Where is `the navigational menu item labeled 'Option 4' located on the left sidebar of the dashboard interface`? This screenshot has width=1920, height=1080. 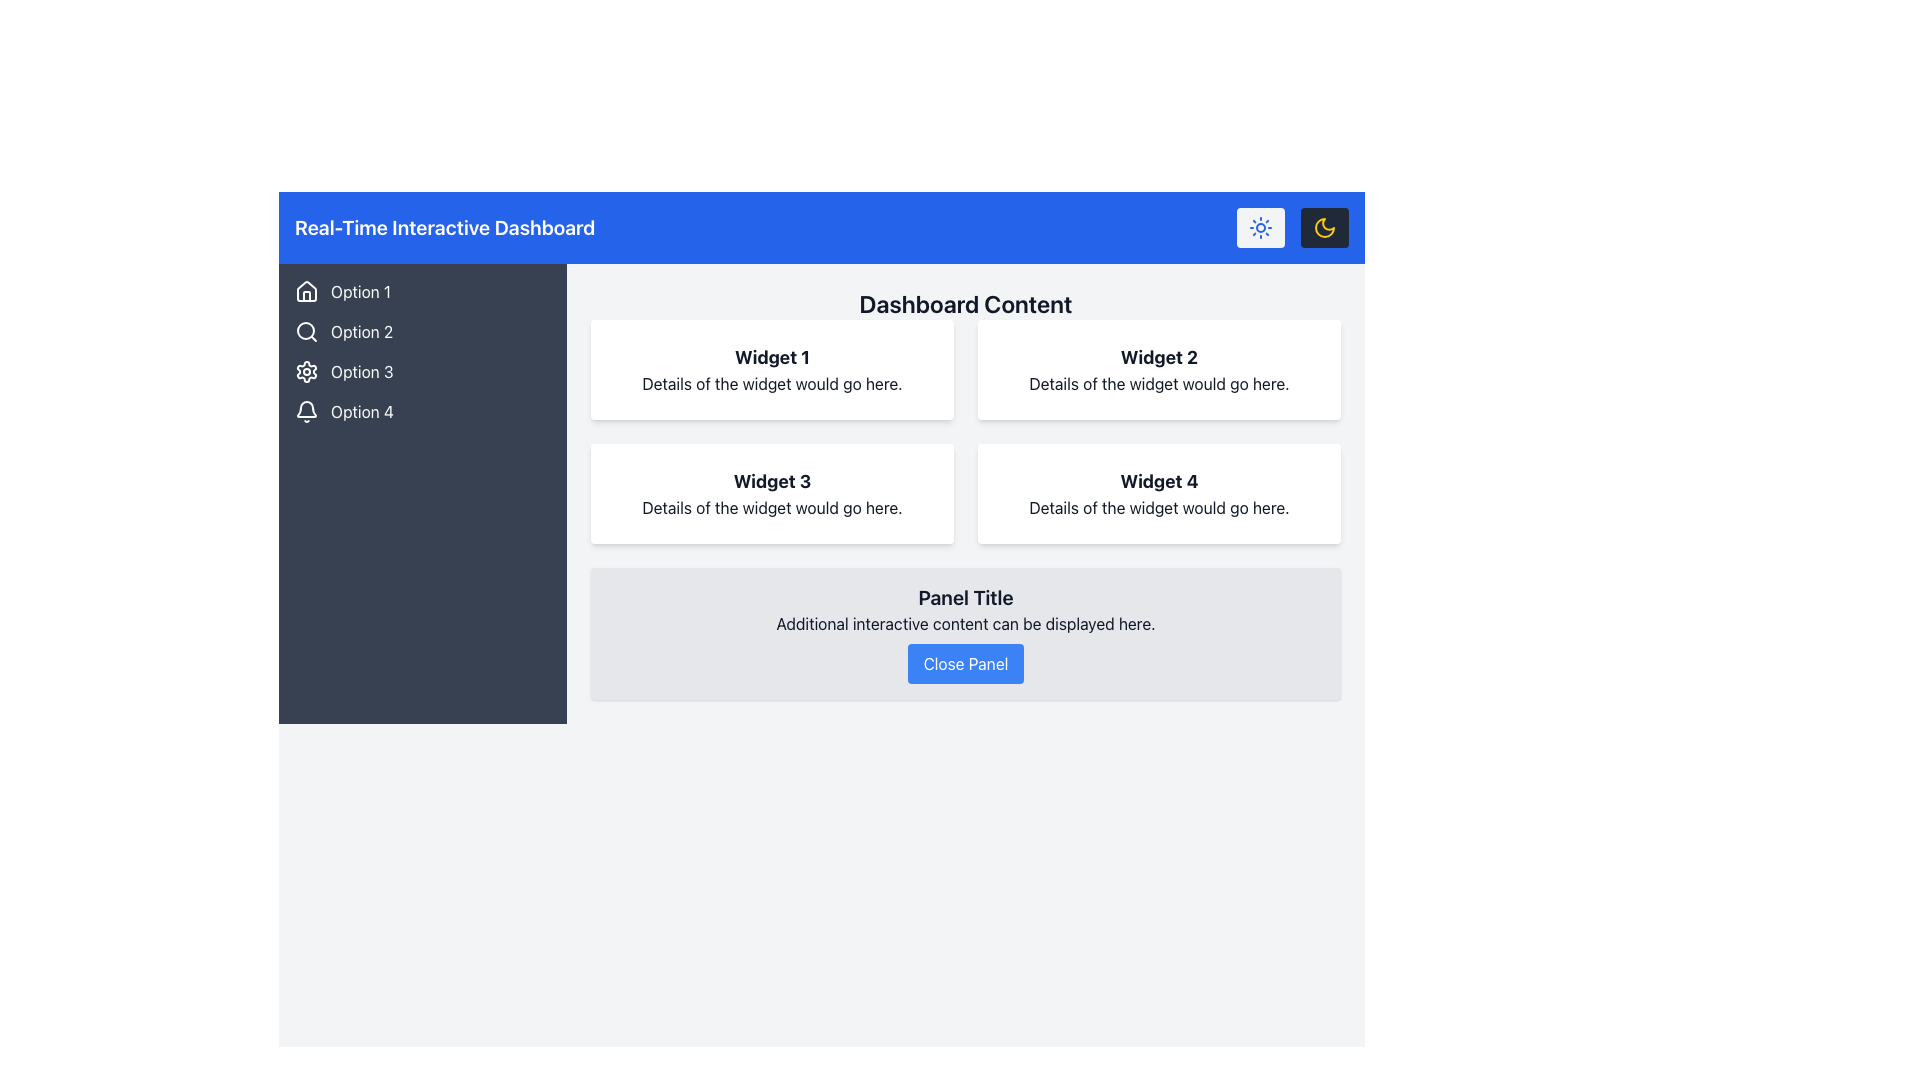
the navigational menu item labeled 'Option 4' located on the left sidebar of the dashboard interface is located at coordinates (421, 411).